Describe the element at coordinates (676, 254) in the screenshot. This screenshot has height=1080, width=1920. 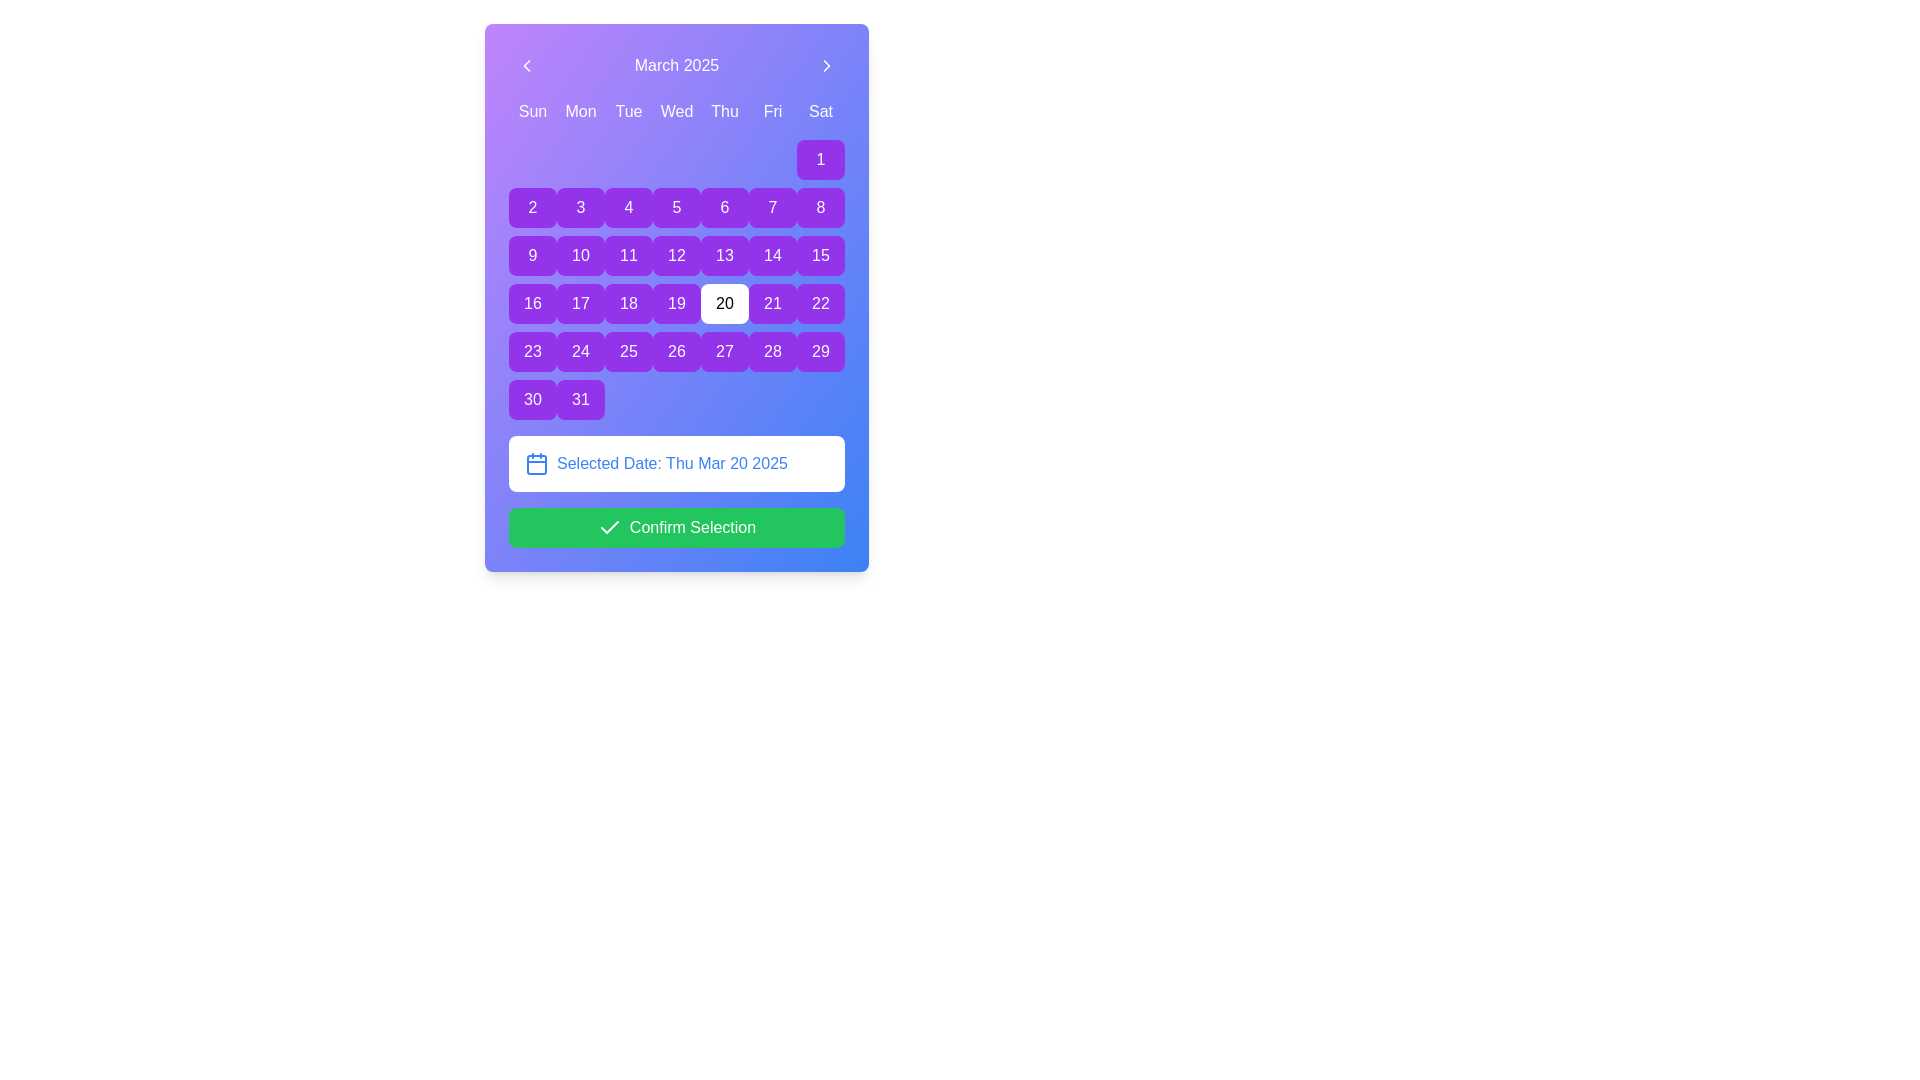
I see `the button representing the 12th day in the calendar` at that location.